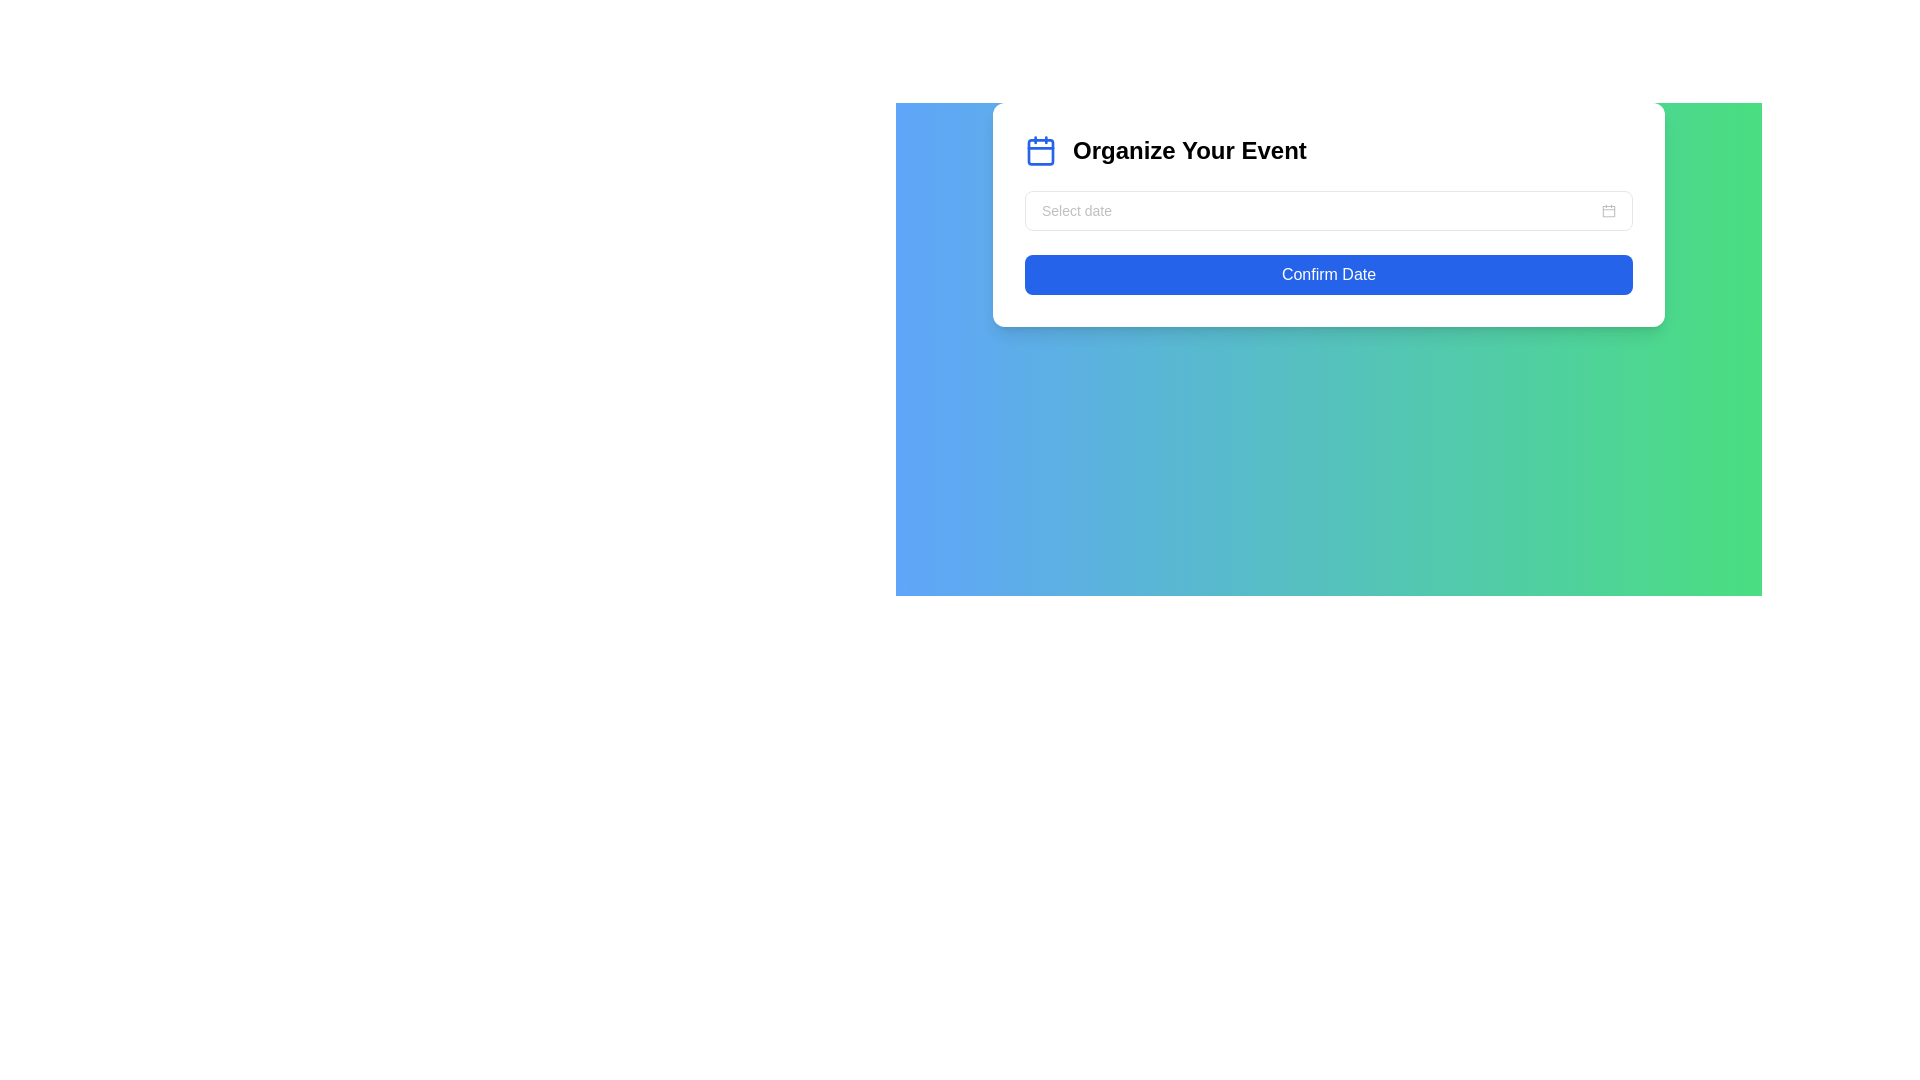 Image resolution: width=1920 pixels, height=1080 pixels. What do you see at coordinates (1040, 149) in the screenshot?
I see `properties of the calendar icon located to the left of the 'Organize Your Event' heading` at bounding box center [1040, 149].